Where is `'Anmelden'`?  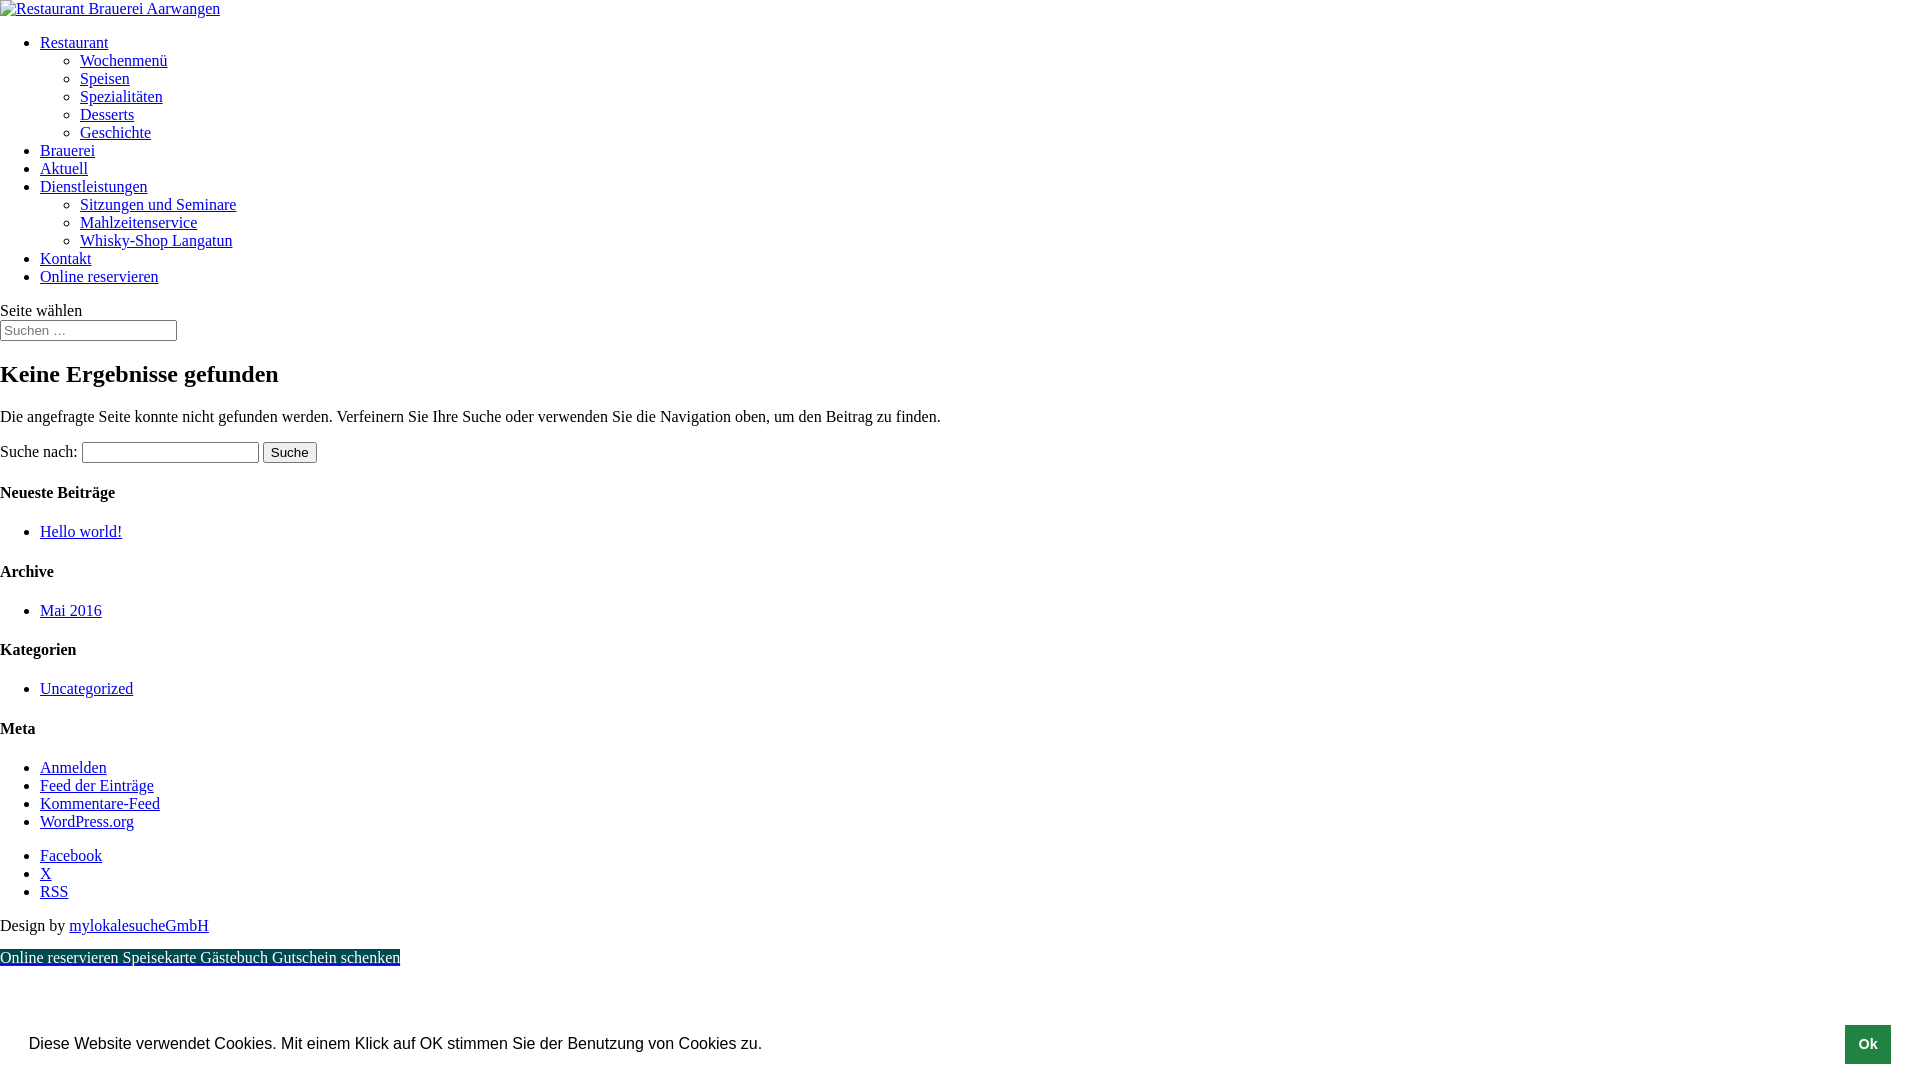 'Anmelden' is located at coordinates (73, 766).